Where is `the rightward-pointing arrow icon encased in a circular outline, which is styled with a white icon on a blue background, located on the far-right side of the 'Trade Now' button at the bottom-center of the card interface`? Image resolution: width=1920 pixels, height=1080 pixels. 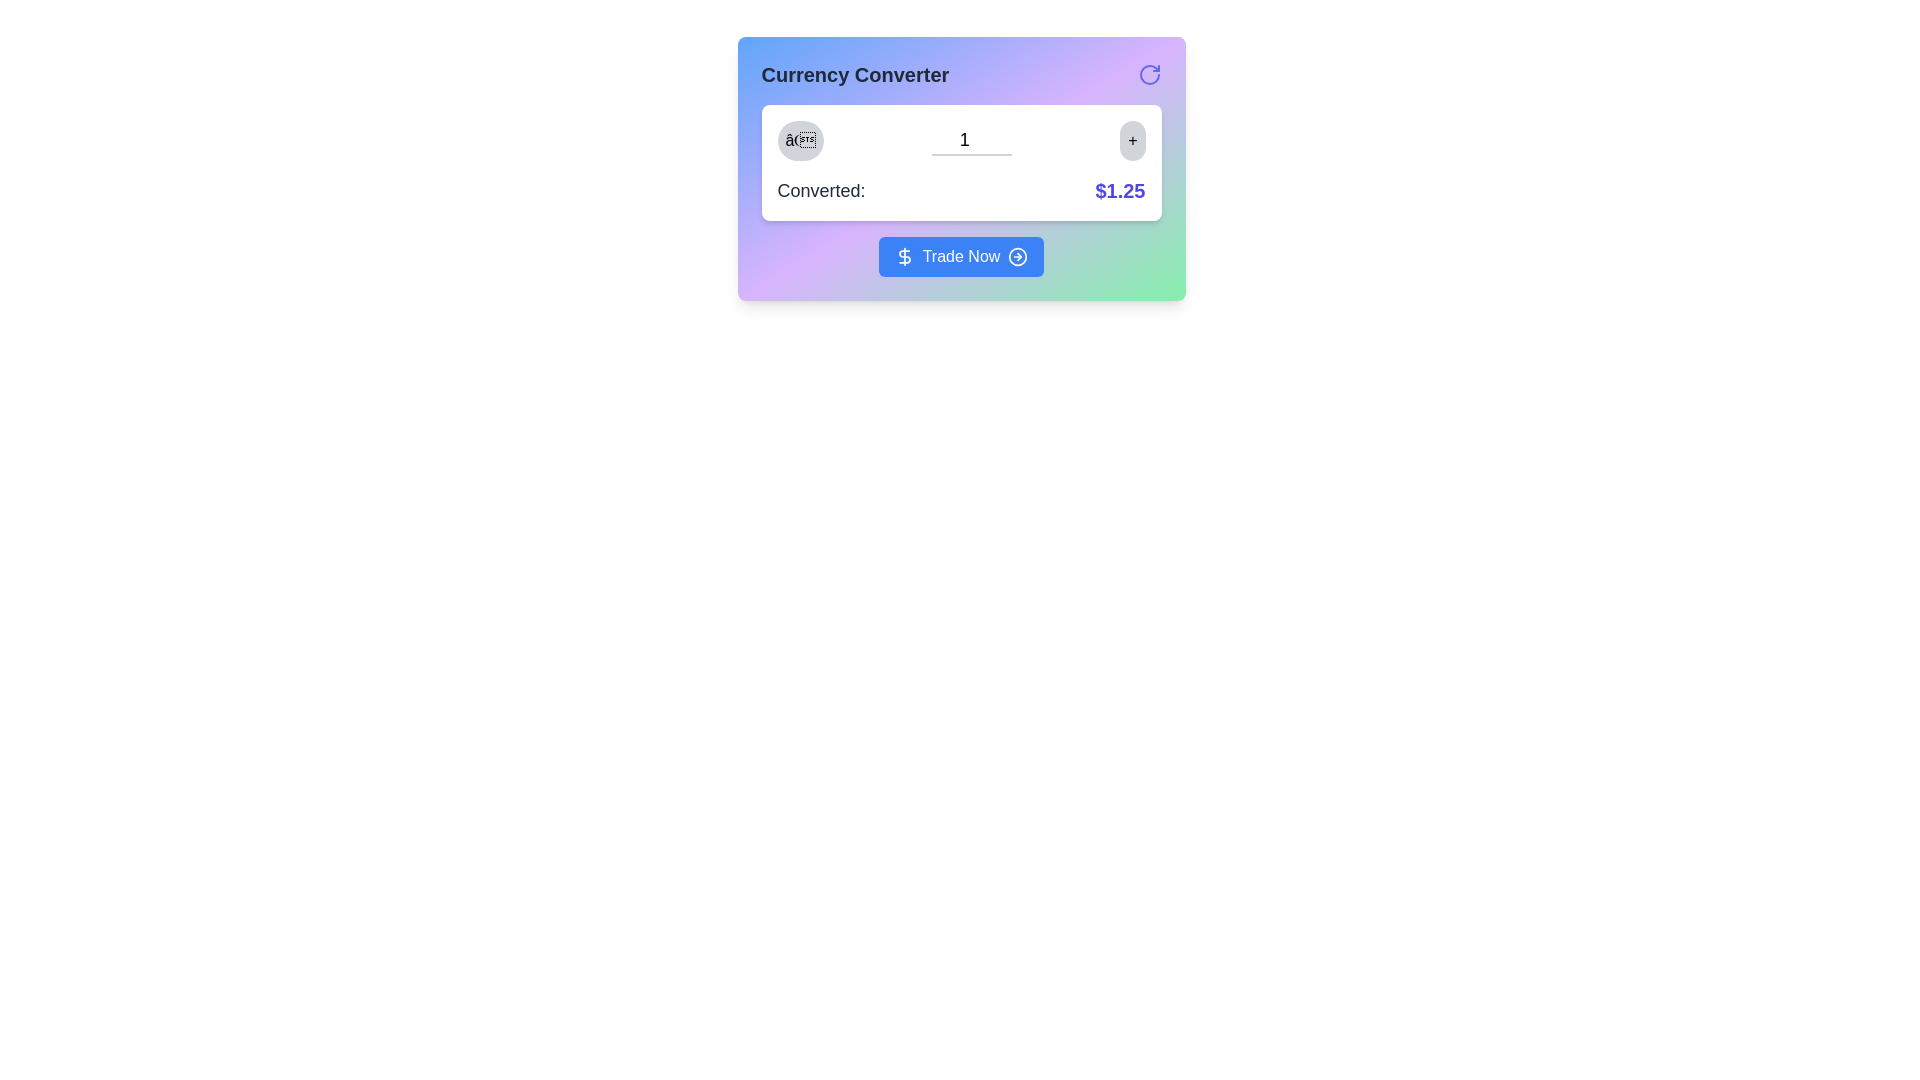
the rightward-pointing arrow icon encased in a circular outline, which is styled with a white icon on a blue background, located on the far-right side of the 'Trade Now' button at the bottom-center of the card interface is located at coordinates (1018, 256).